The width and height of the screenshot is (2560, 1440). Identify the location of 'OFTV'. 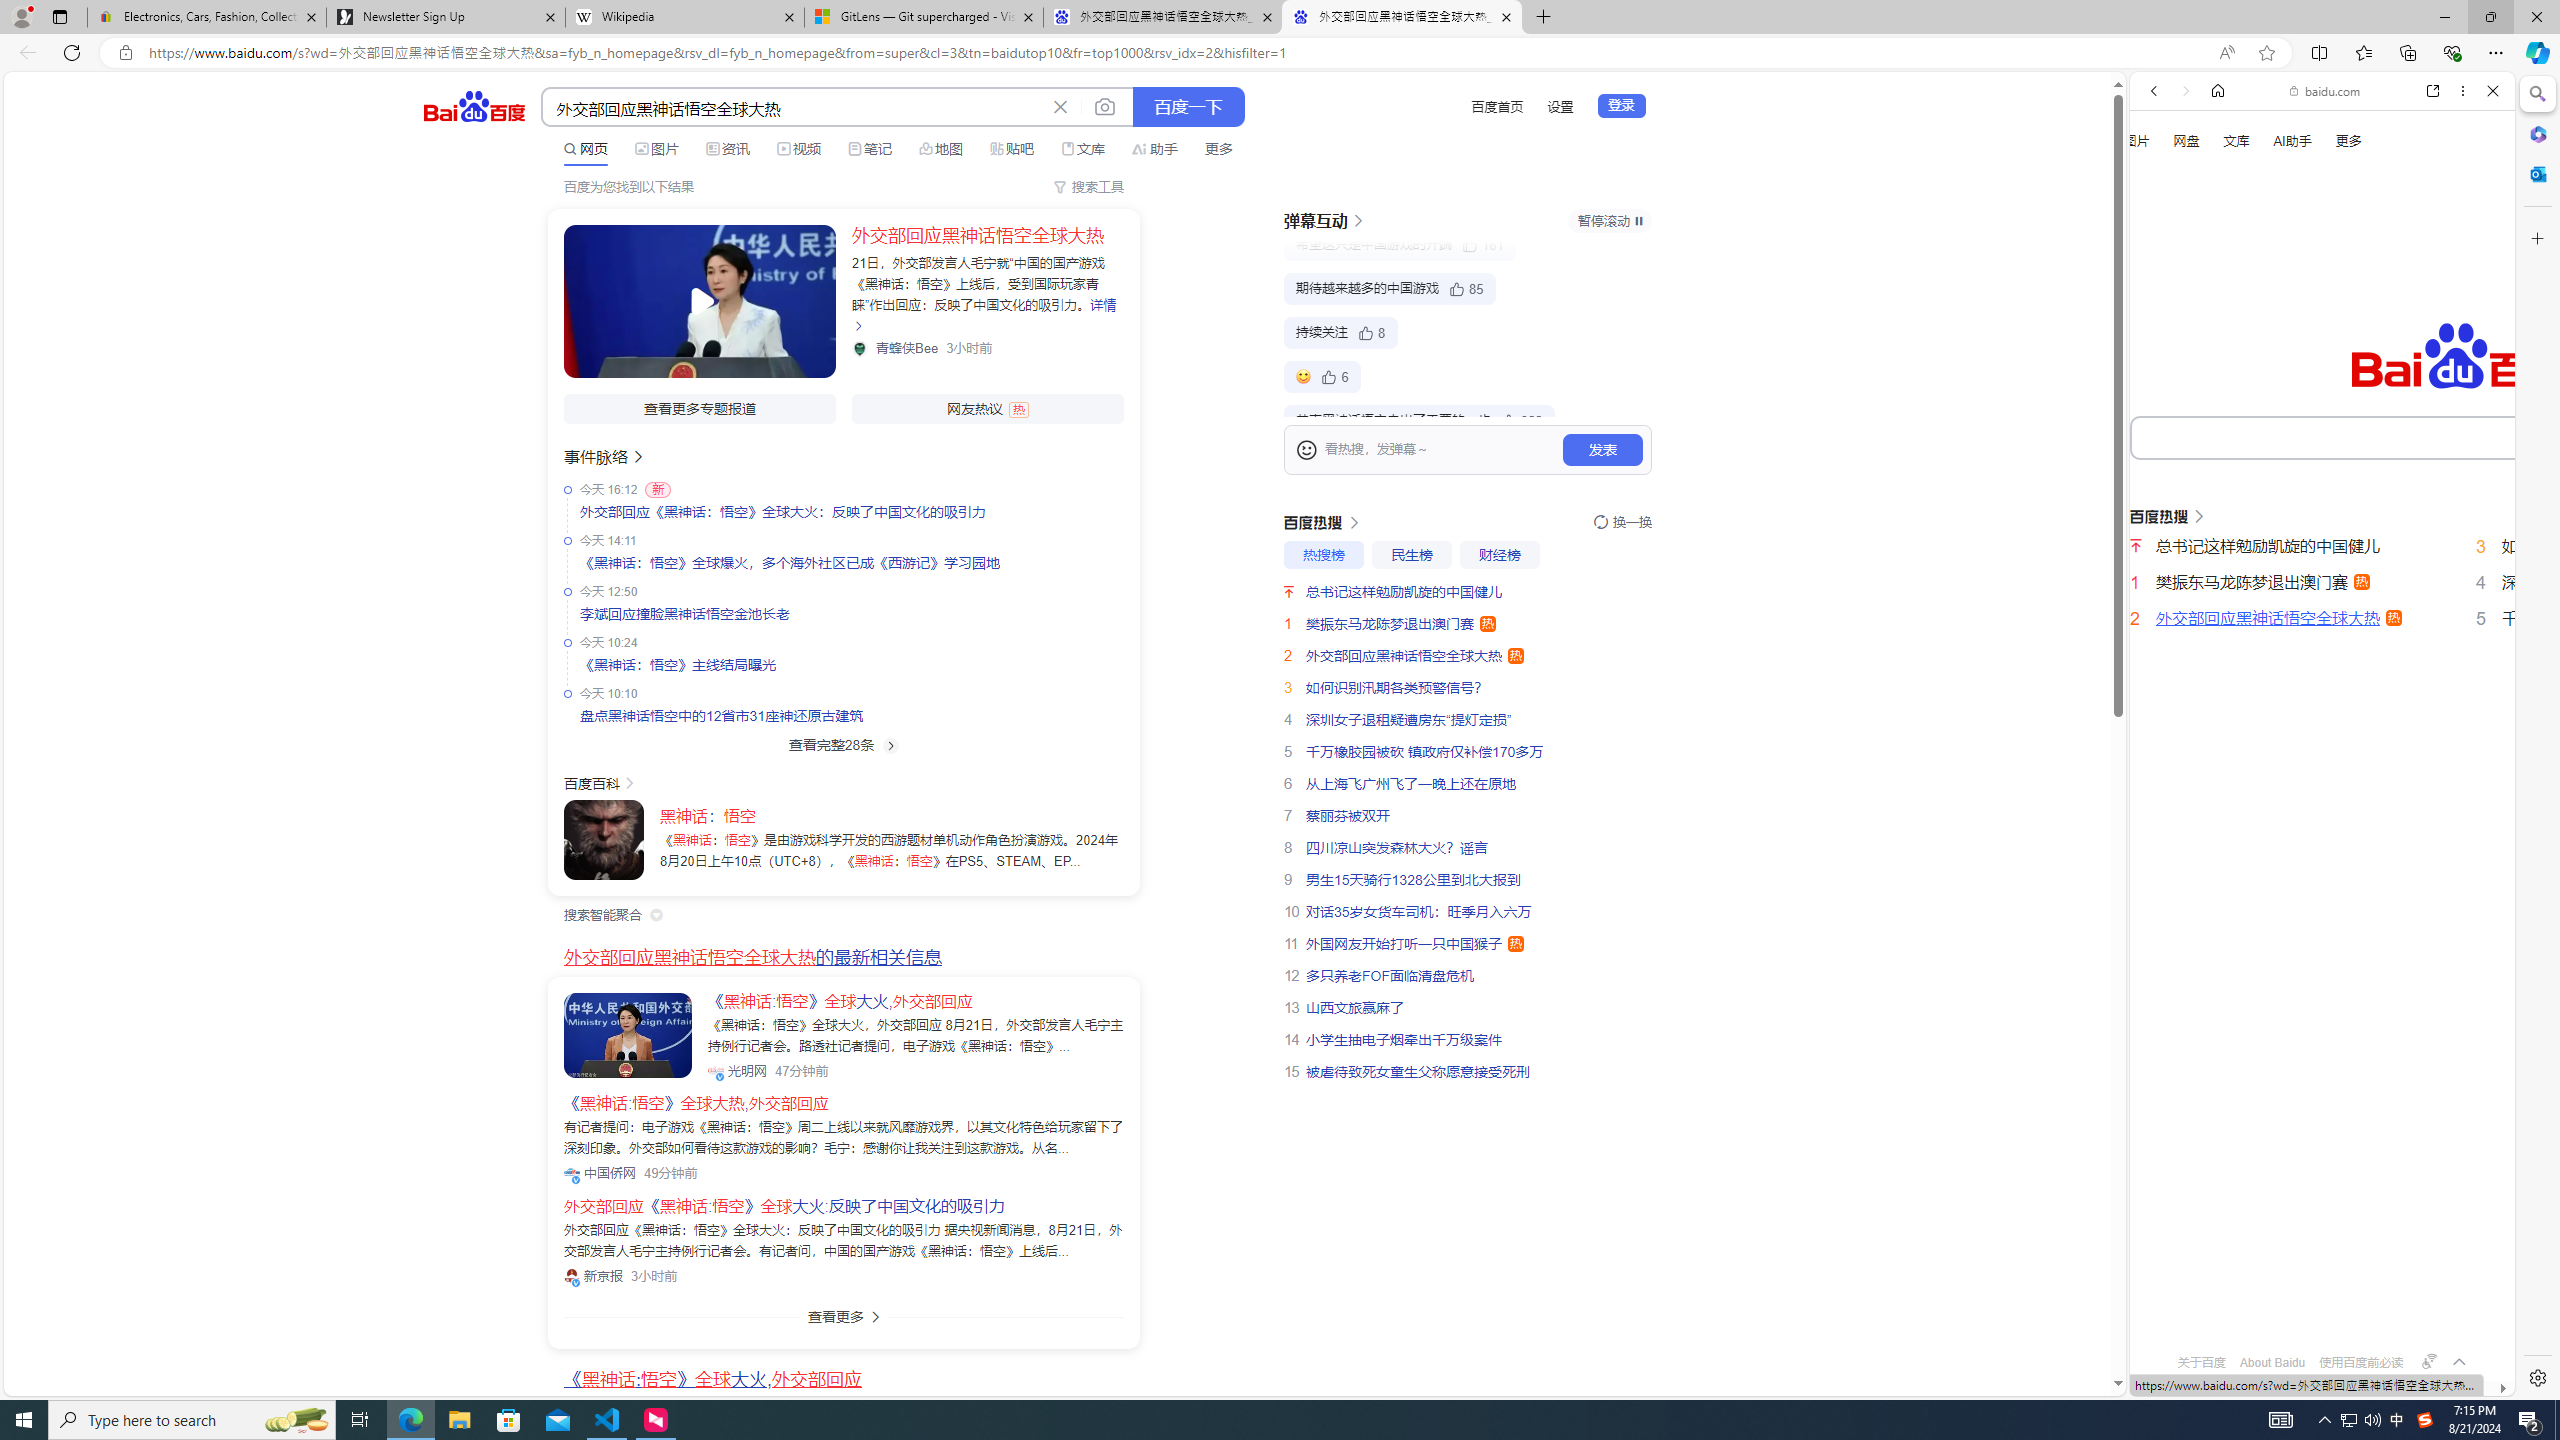
(2314, 1306).